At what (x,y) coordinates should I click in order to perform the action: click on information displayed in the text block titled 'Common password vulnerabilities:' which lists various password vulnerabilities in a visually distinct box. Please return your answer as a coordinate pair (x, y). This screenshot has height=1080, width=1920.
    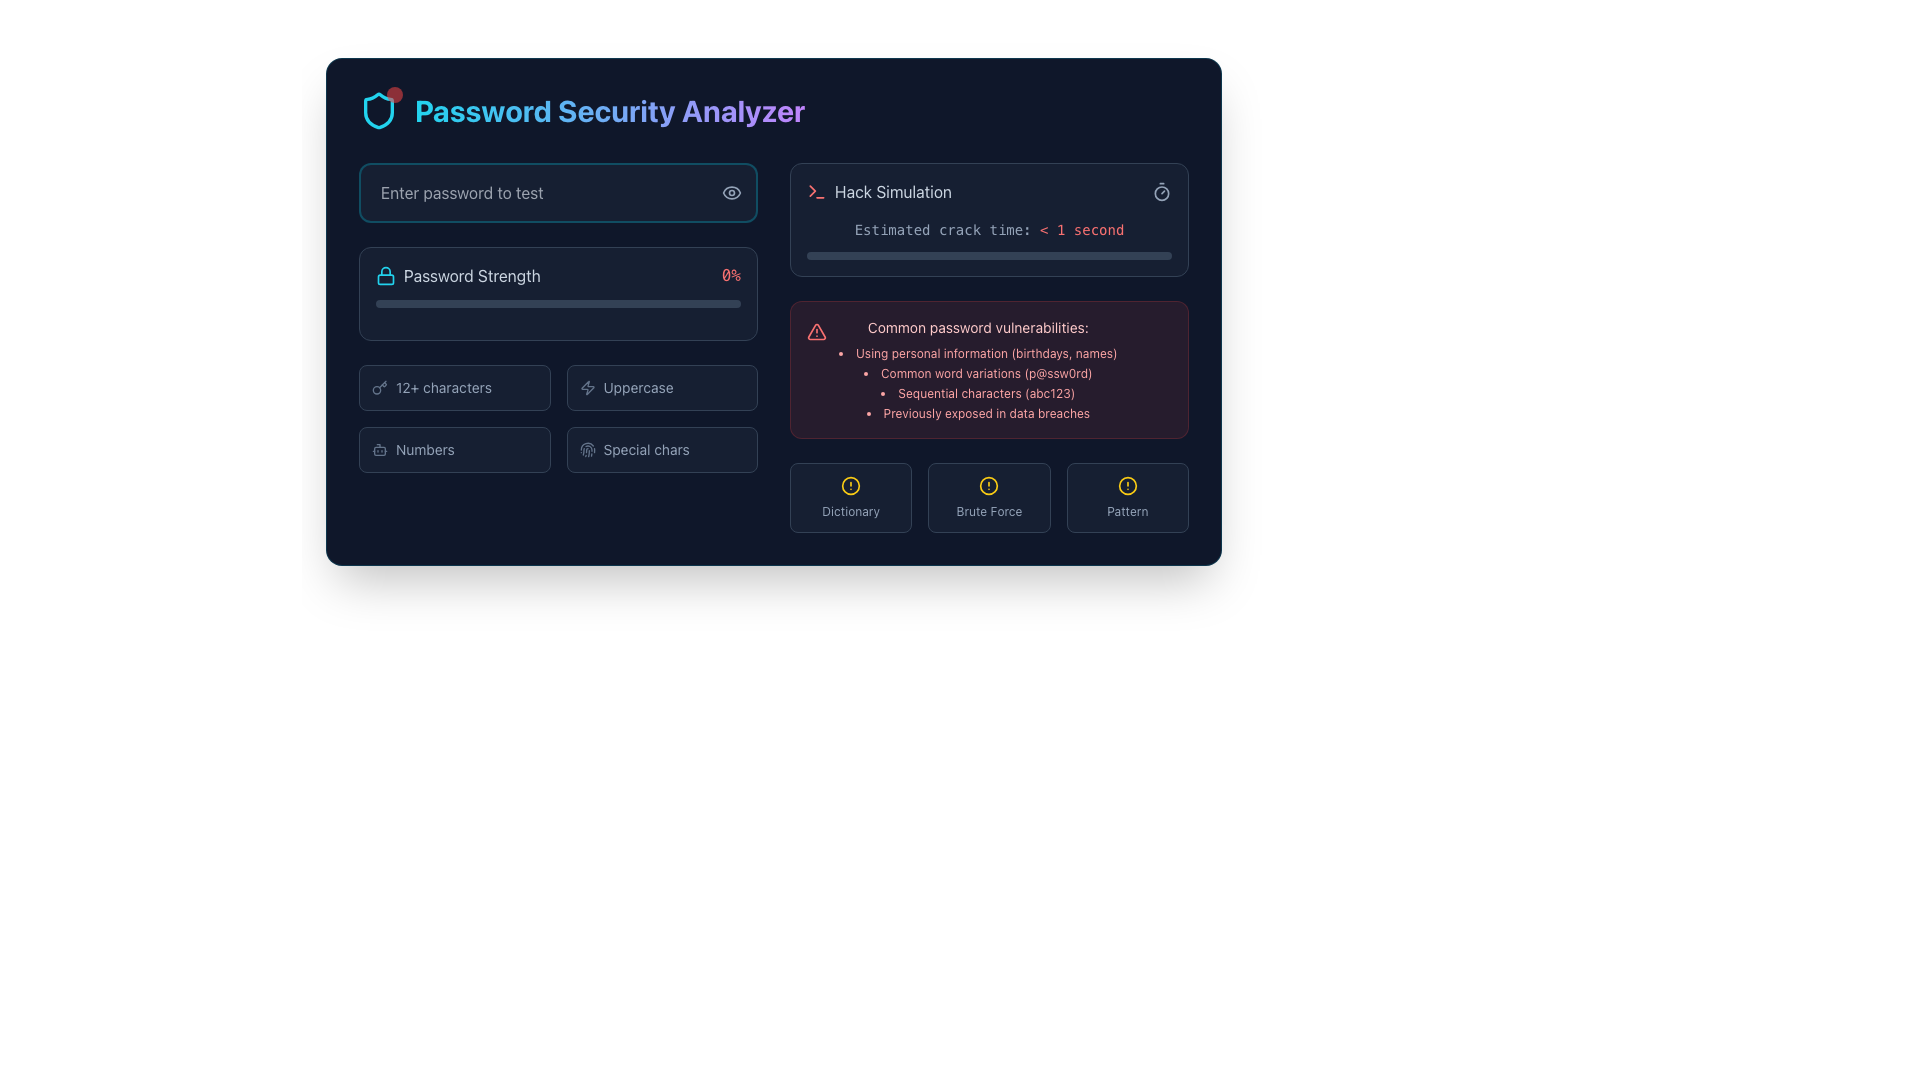
    Looking at the image, I should click on (978, 370).